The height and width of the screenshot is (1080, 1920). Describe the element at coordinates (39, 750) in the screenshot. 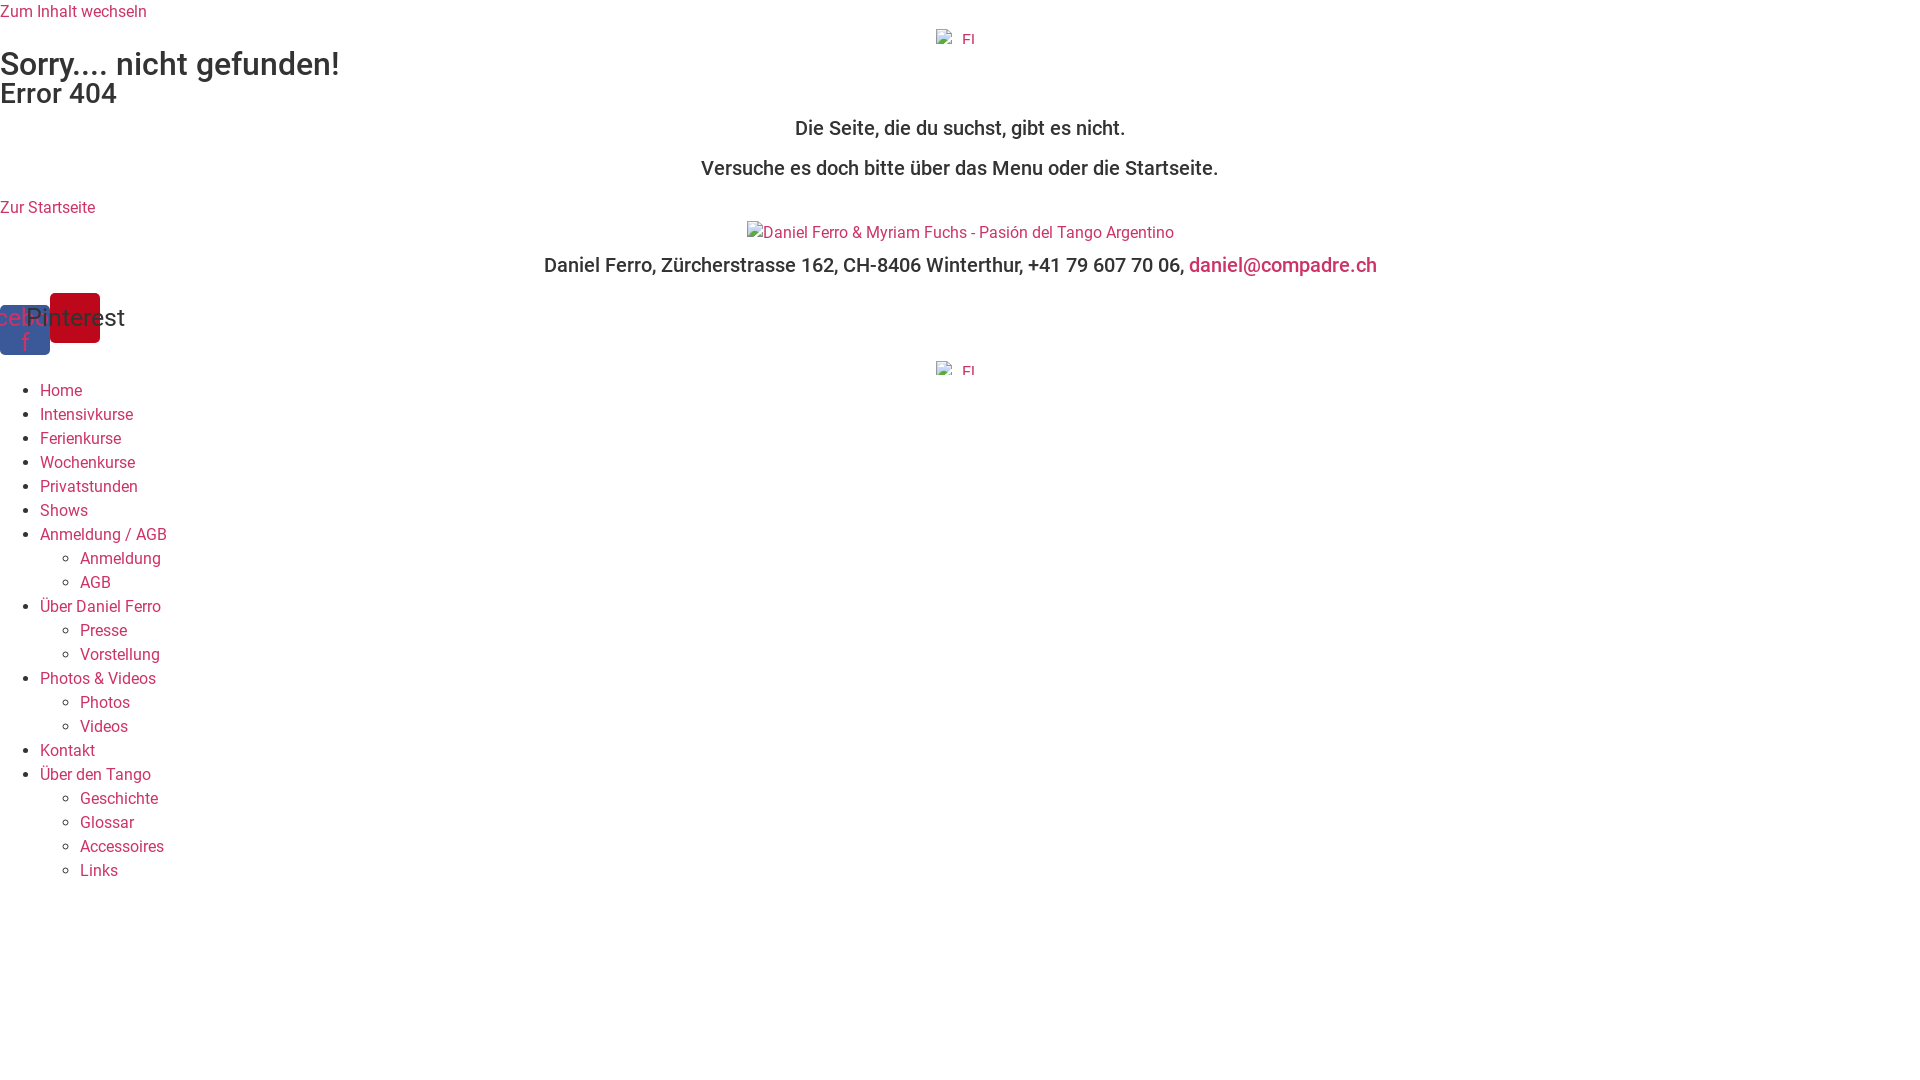

I see `'Kontakt'` at that location.